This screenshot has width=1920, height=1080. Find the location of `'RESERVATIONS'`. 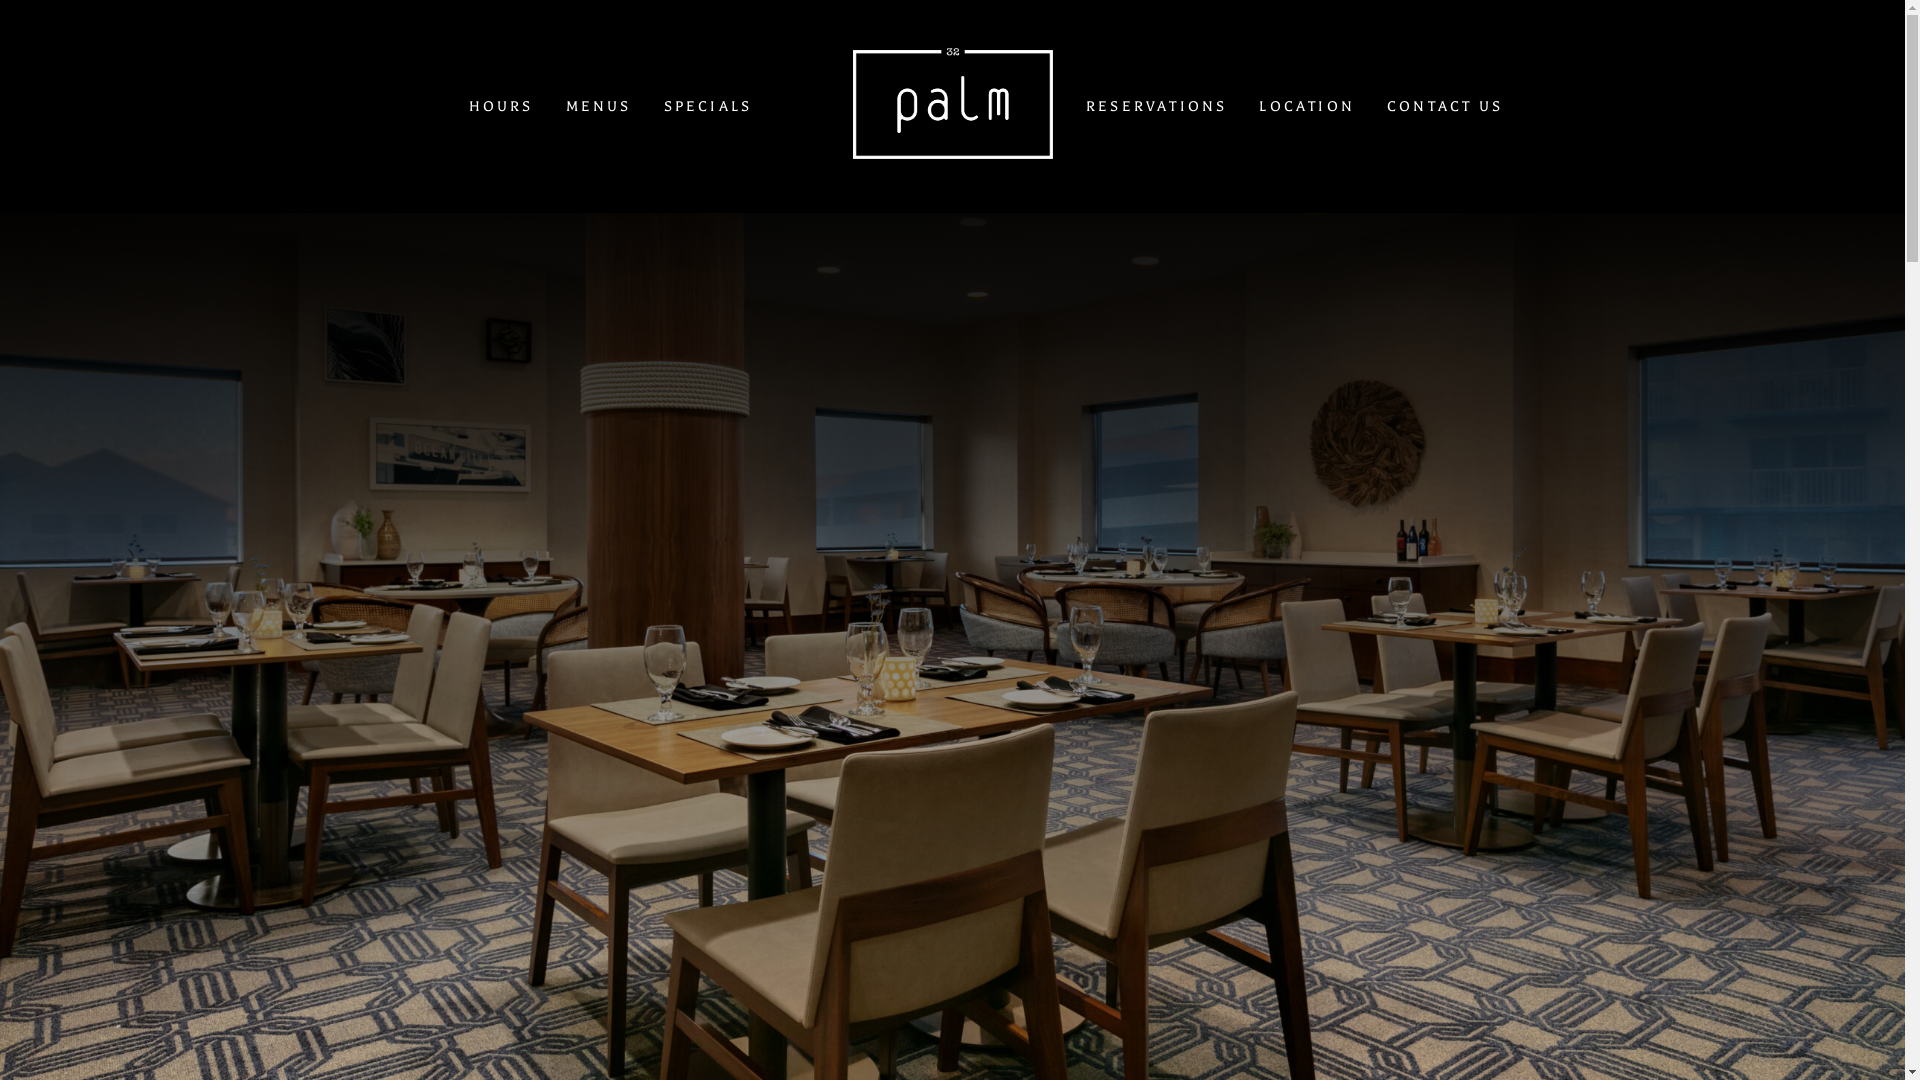

'RESERVATIONS' is located at coordinates (1156, 106).